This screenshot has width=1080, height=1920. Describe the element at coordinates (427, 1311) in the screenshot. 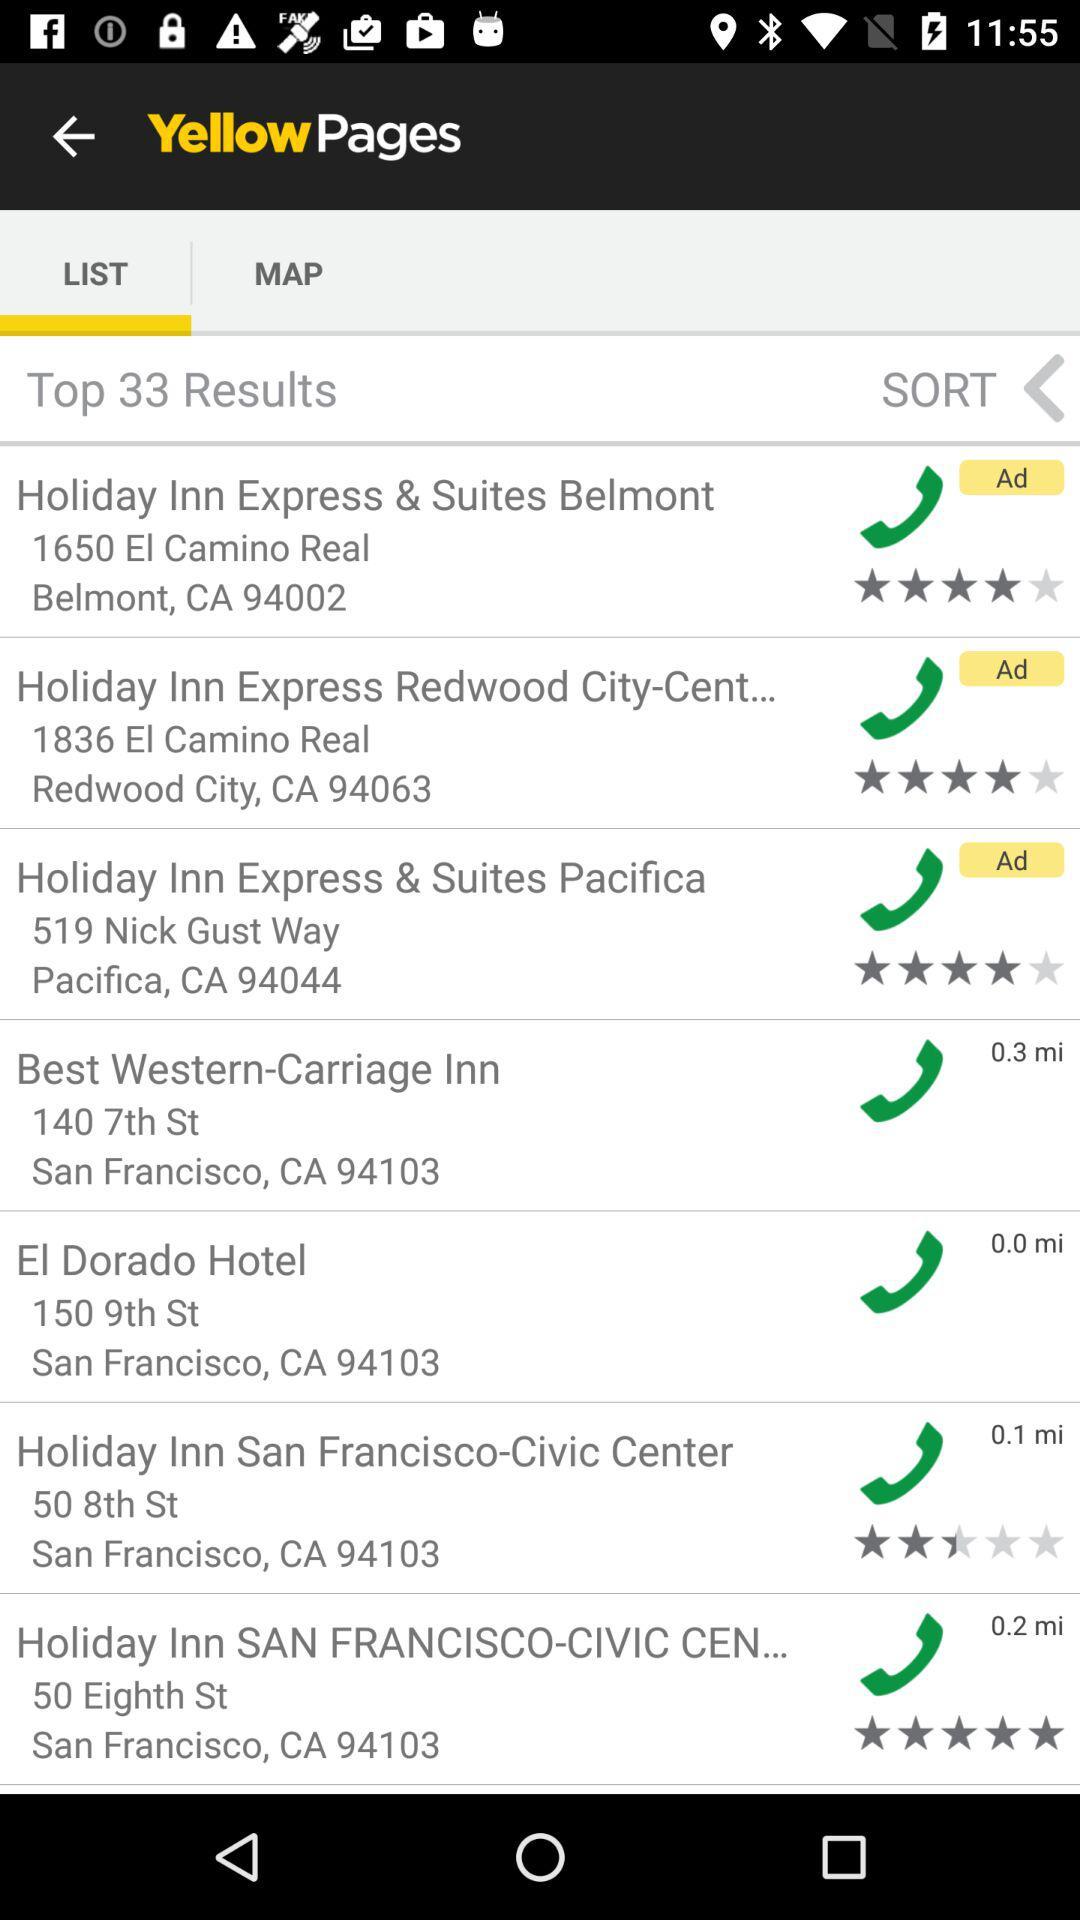

I see `the icon above the san francisco ca item` at that location.